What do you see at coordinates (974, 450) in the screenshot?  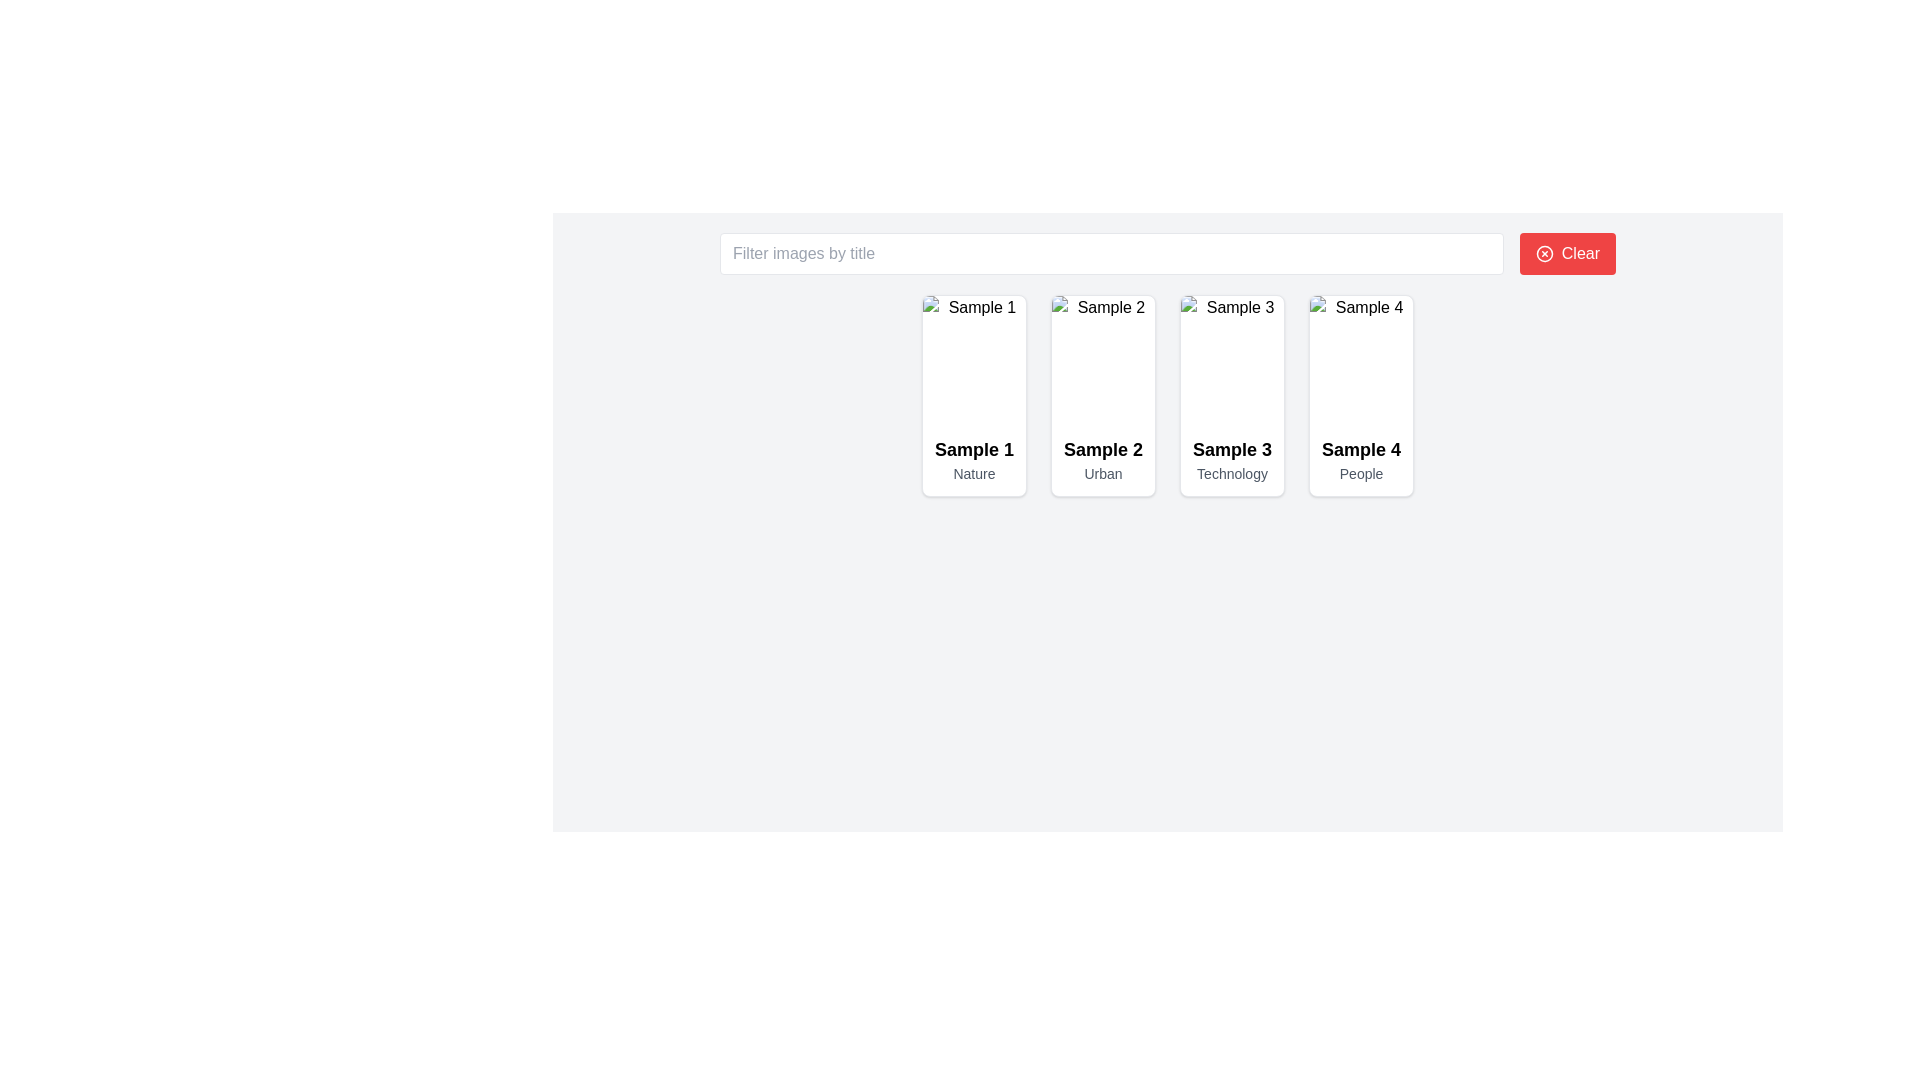 I see `the bold text label reading 'Sample 1' located in the upper-left of the first card in the grid layout` at bounding box center [974, 450].